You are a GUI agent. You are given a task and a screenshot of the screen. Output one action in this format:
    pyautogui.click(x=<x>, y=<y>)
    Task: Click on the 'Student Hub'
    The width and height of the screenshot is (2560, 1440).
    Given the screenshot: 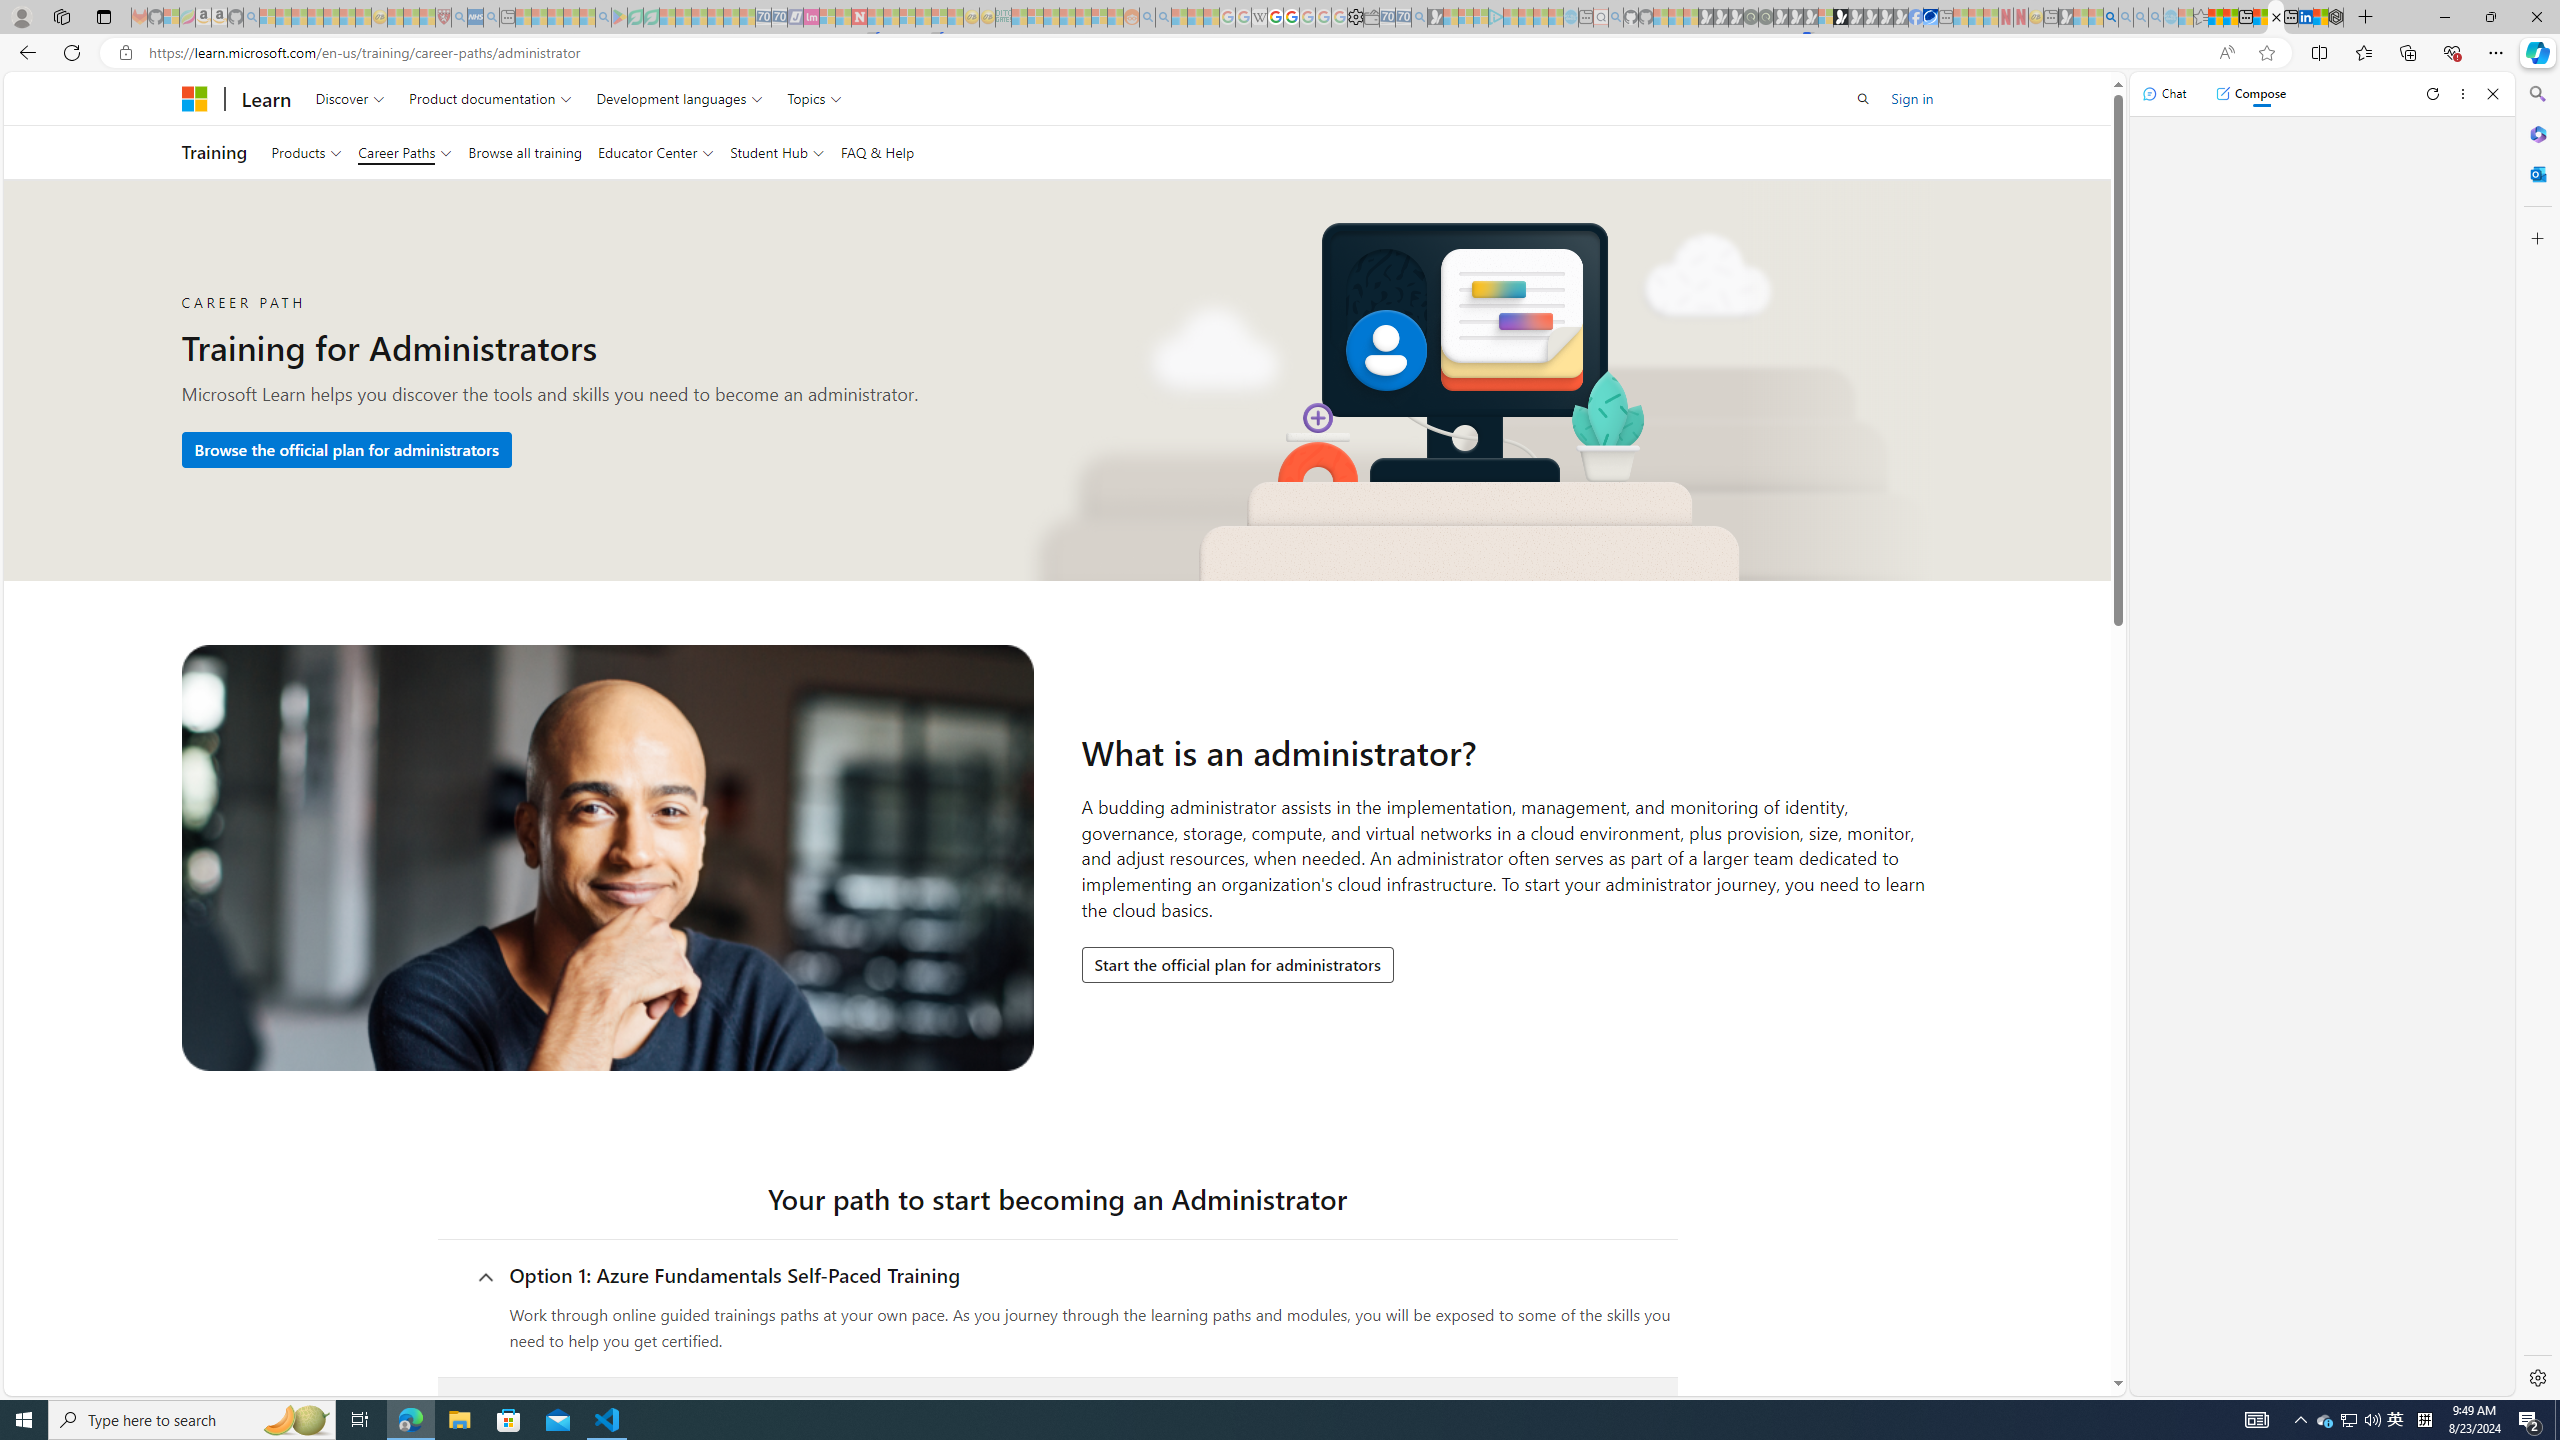 What is the action you would take?
    pyautogui.click(x=775, y=152)
    